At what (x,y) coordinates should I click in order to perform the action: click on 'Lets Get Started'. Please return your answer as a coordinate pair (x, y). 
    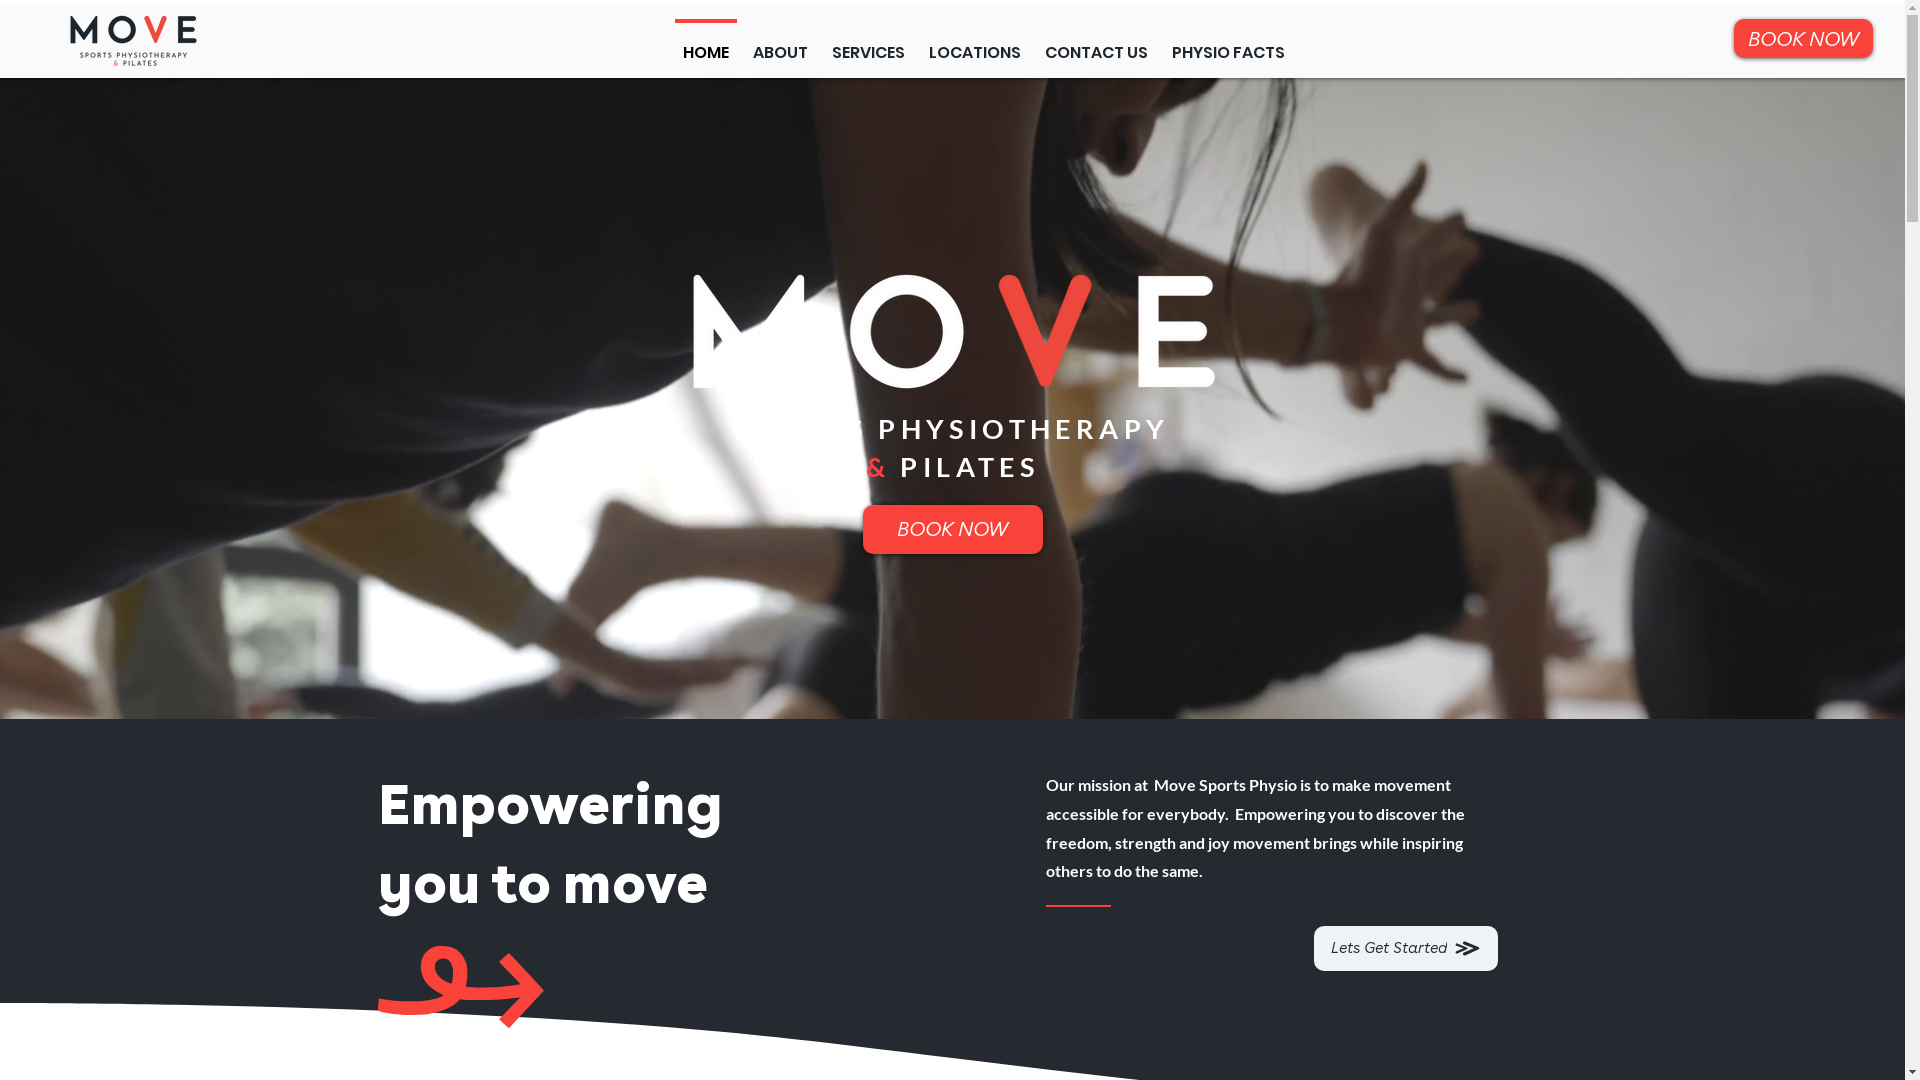
    Looking at the image, I should click on (1405, 947).